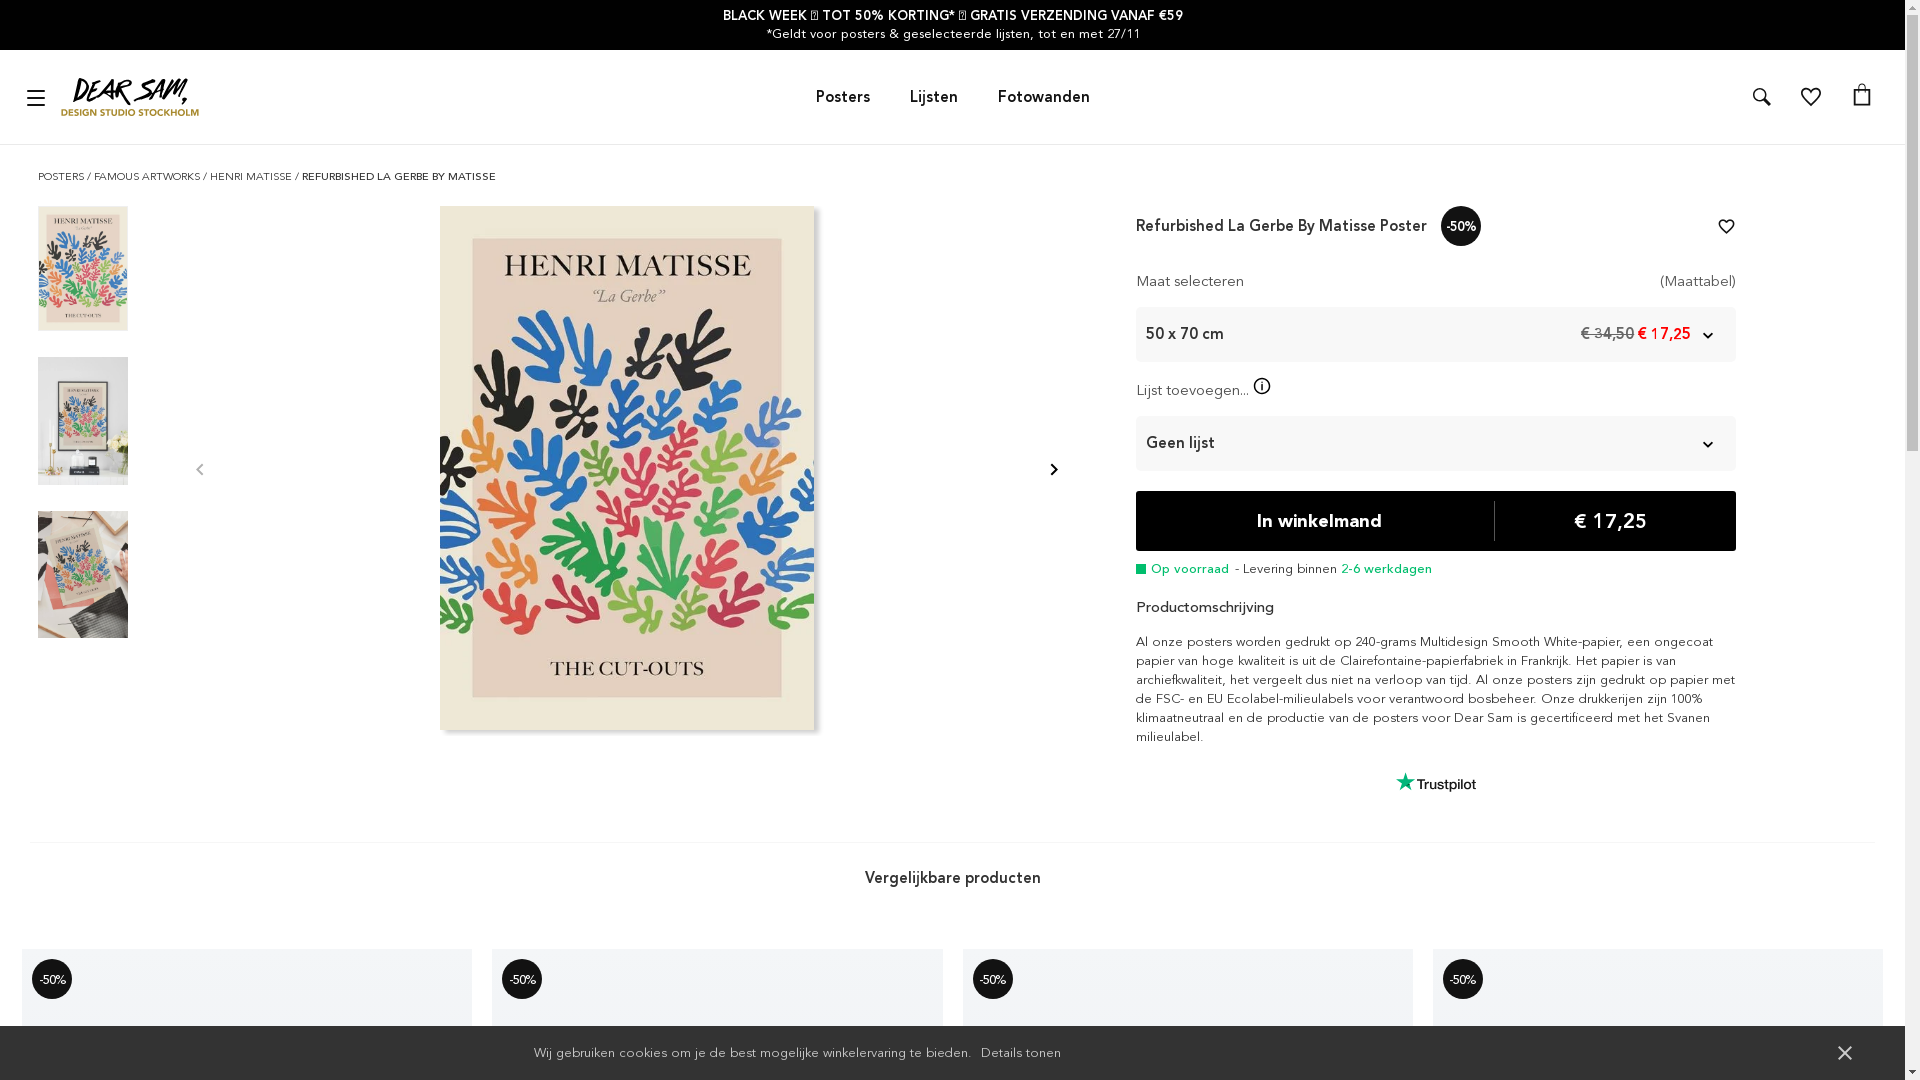 This screenshot has height=1080, width=1920. Describe the element at coordinates (980, 1051) in the screenshot. I see `'Details tonen'` at that location.